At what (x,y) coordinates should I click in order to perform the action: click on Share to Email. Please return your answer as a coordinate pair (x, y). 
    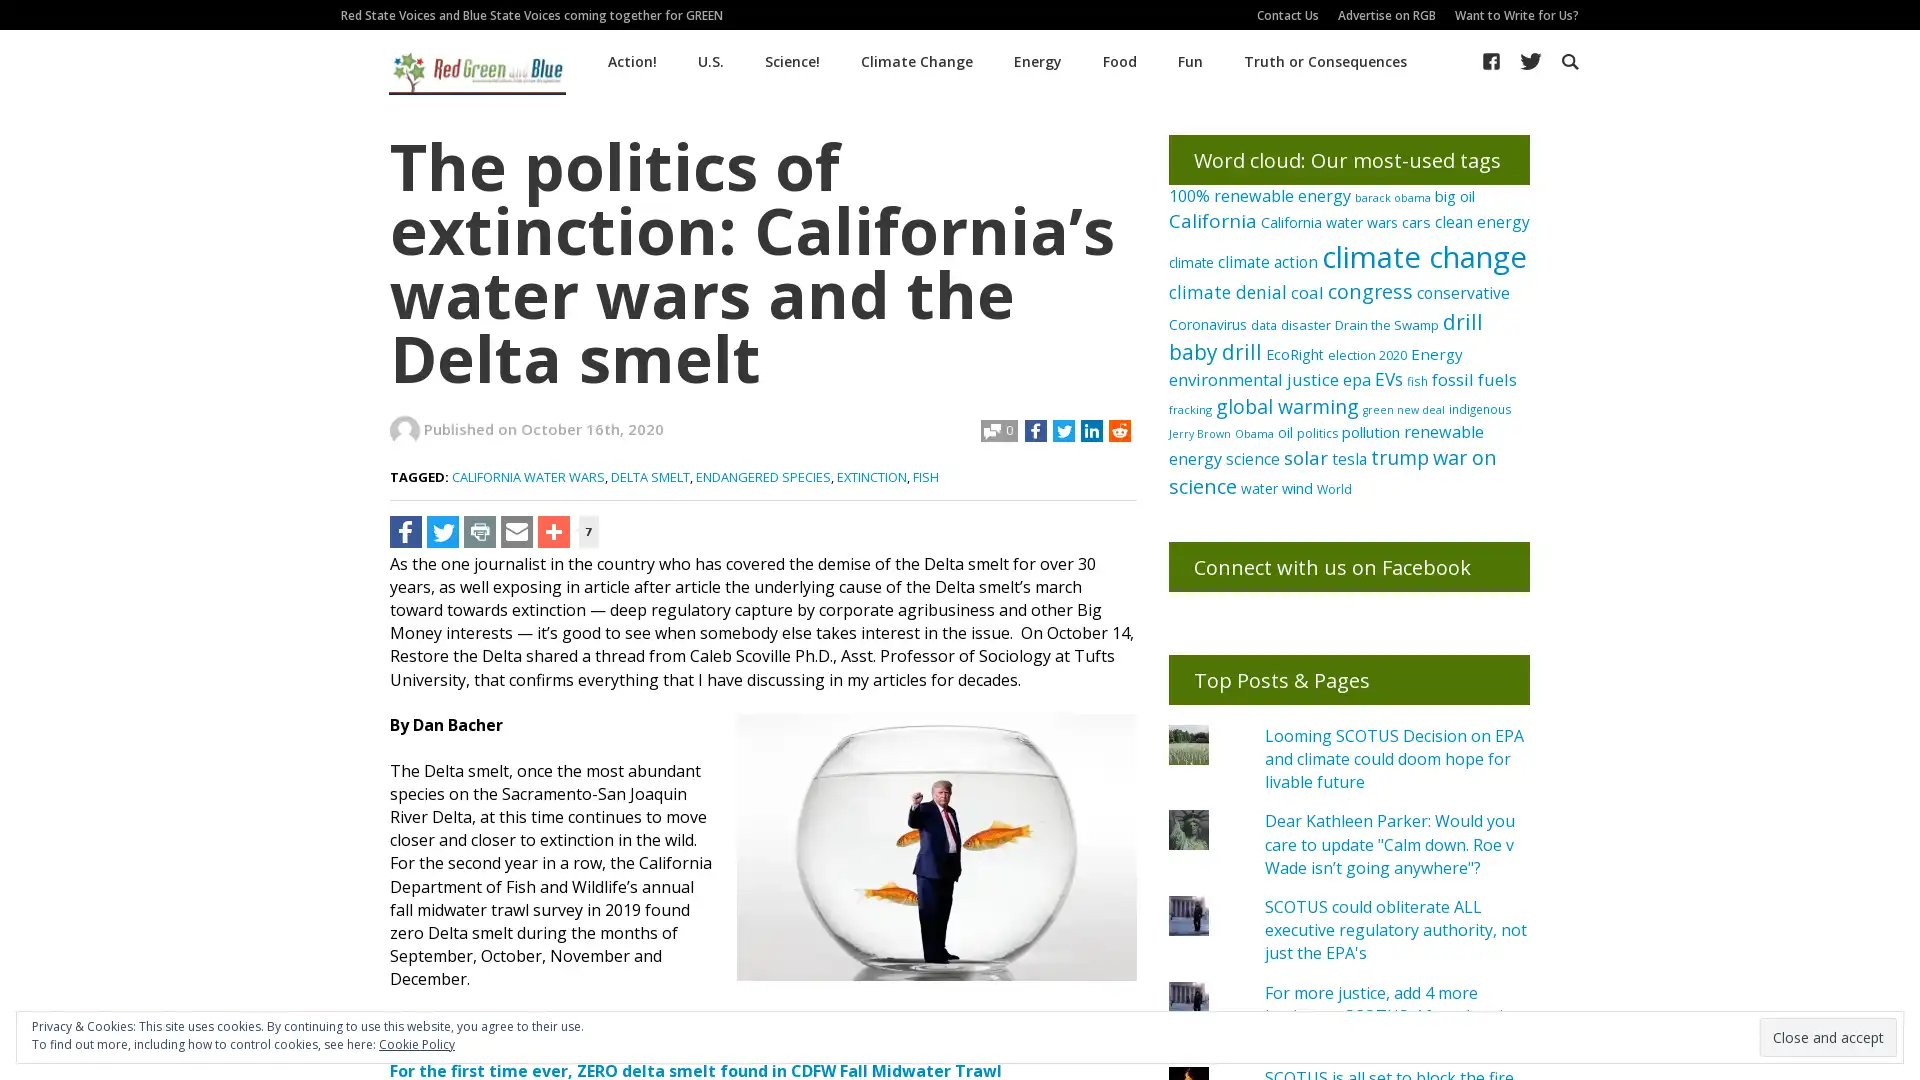
    Looking at the image, I should click on (517, 530).